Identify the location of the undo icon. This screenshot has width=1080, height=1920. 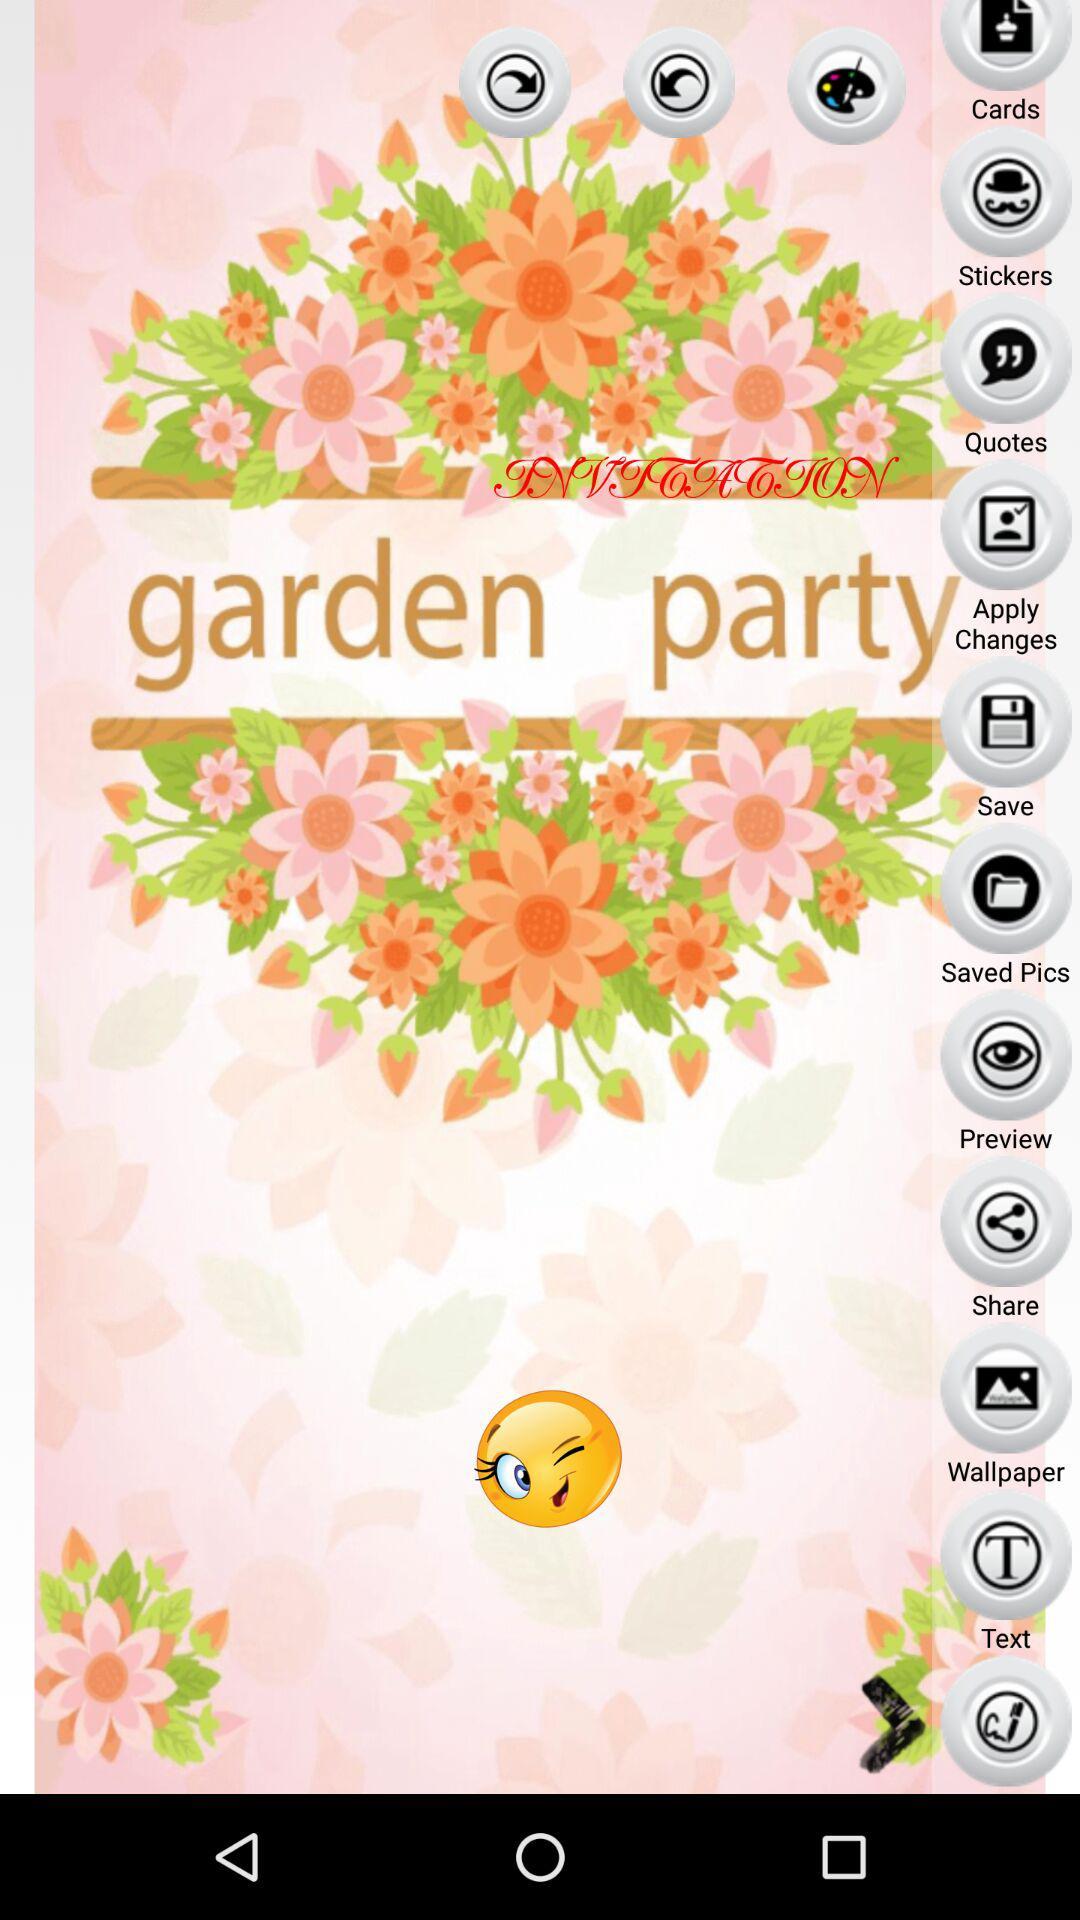
(678, 86).